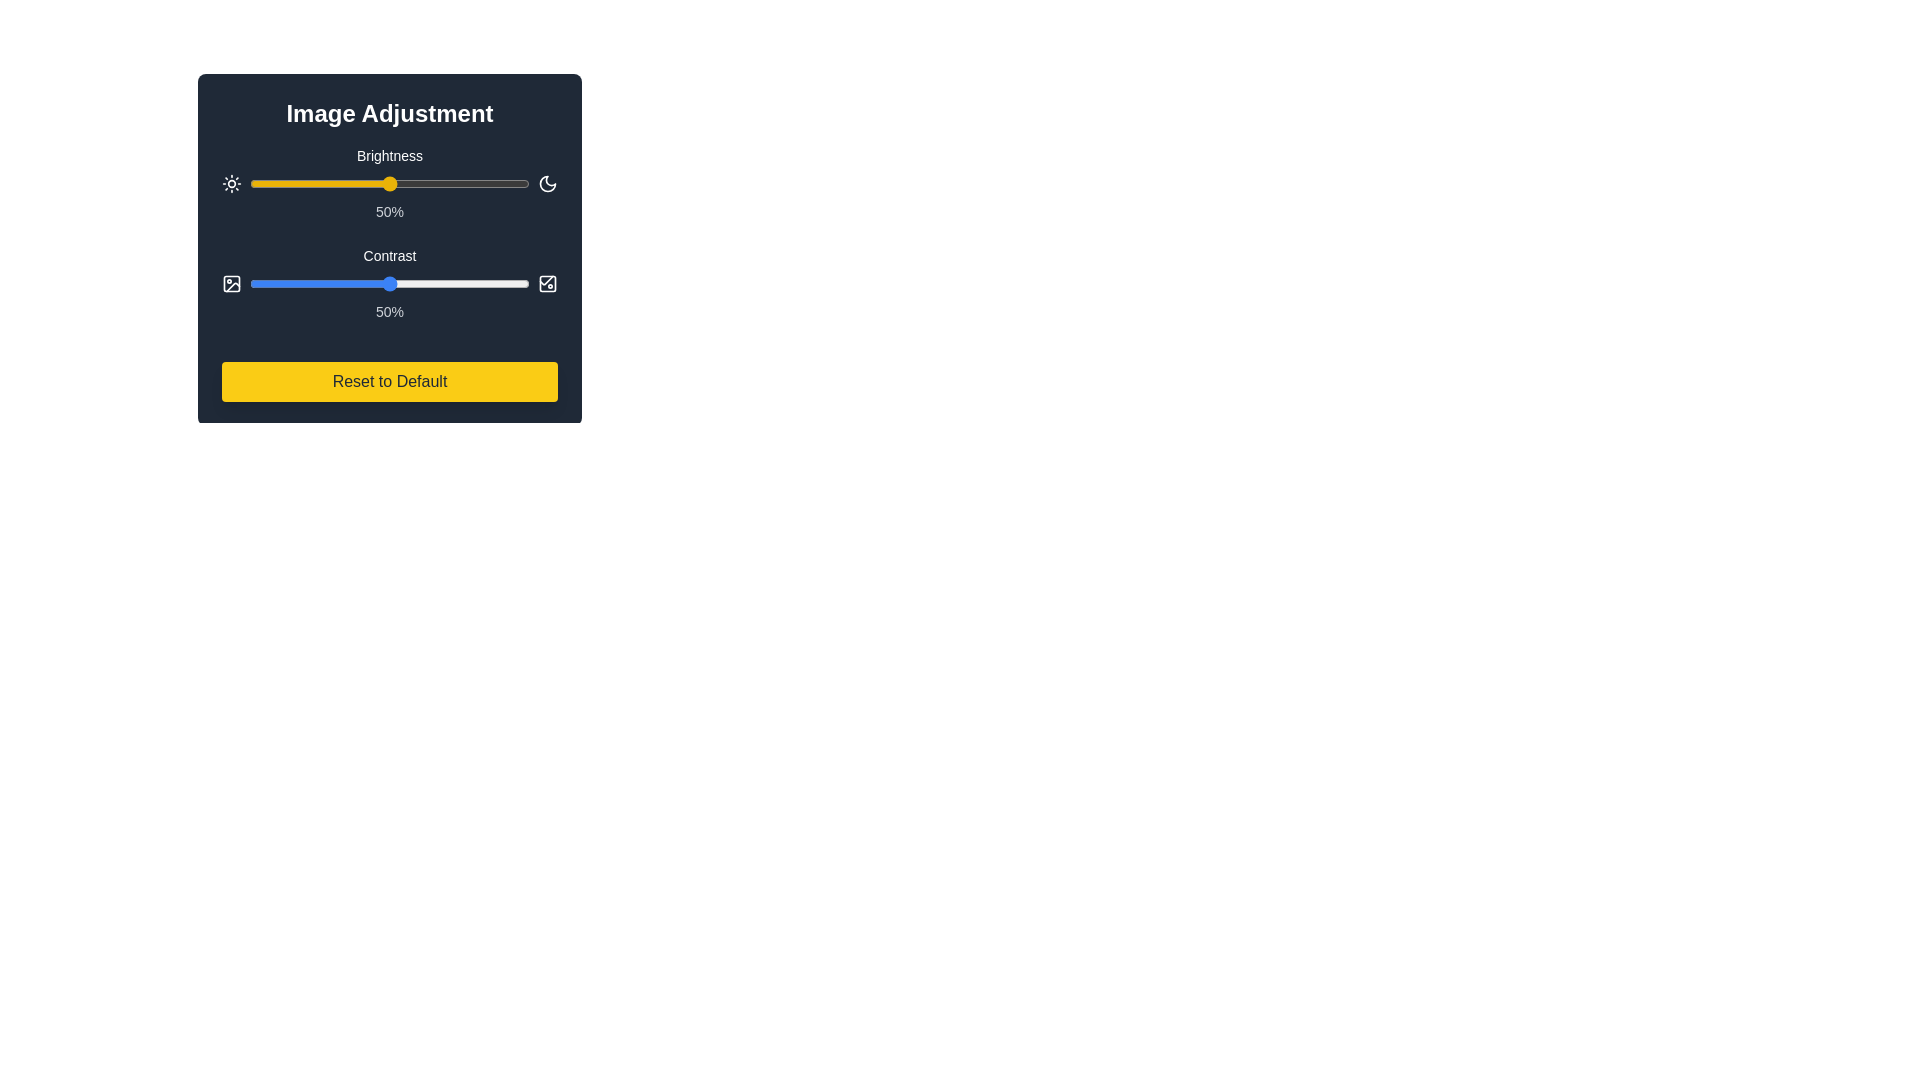 This screenshot has width=1920, height=1080. What do you see at coordinates (265, 284) in the screenshot?
I see `the contrast level` at bounding box center [265, 284].